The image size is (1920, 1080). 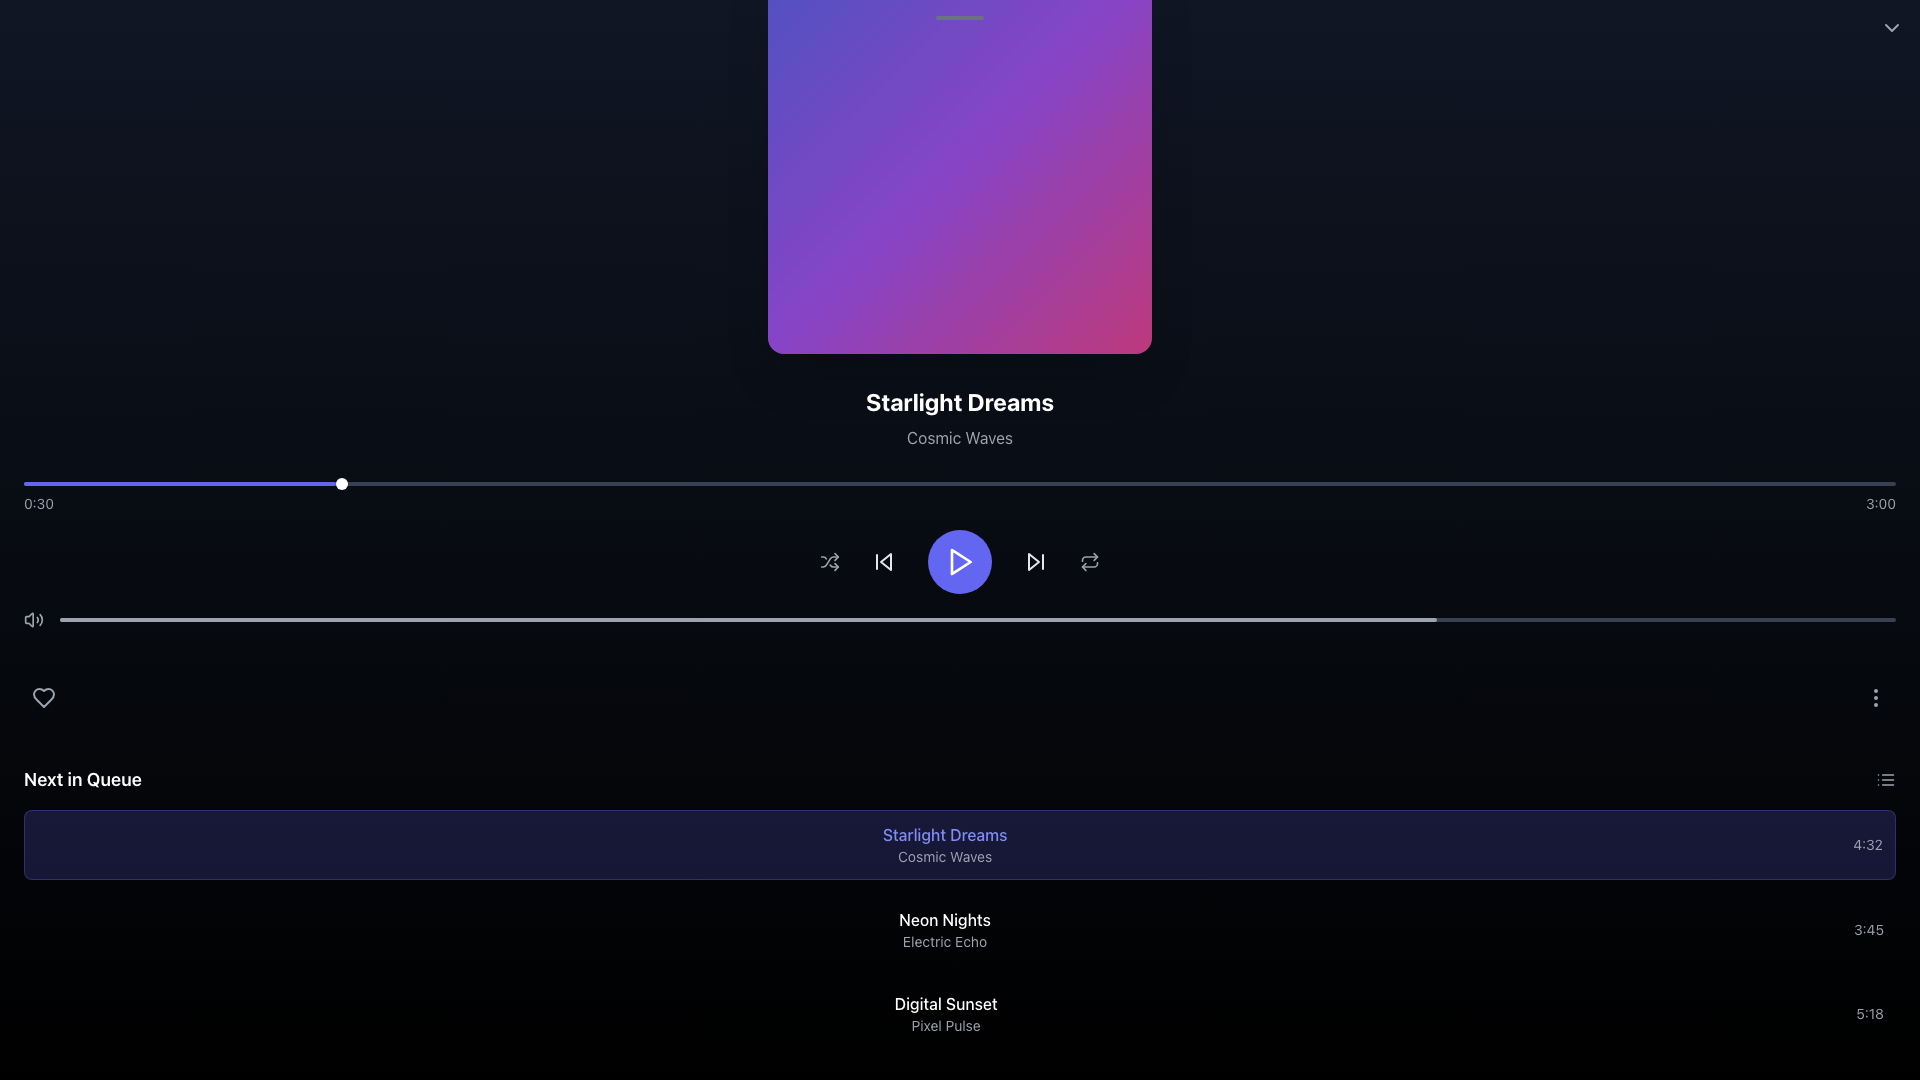 I want to click on the List item labeled 'Digital Sunset', so click(x=960, y=1014).